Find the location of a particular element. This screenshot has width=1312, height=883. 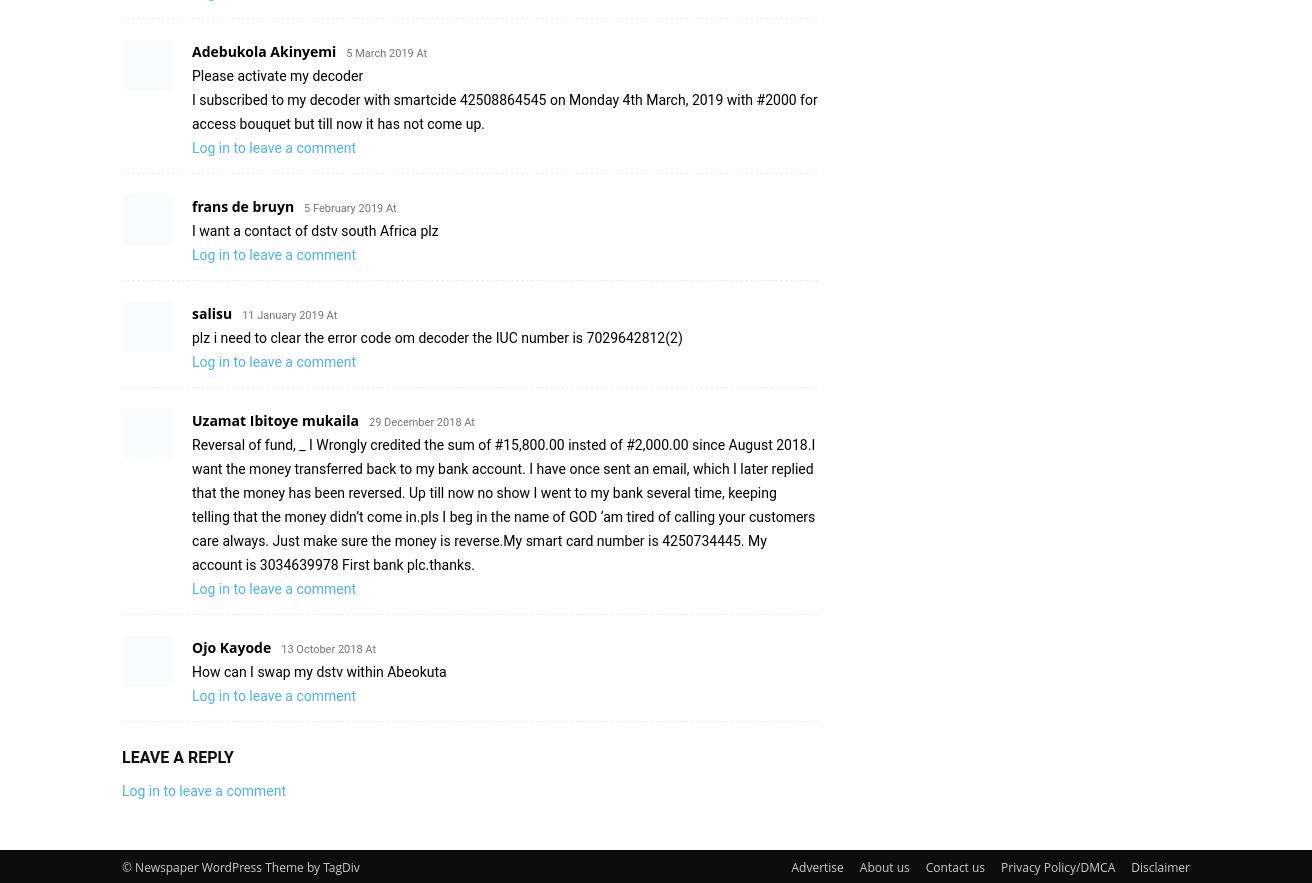

'I want a contact of dstv south Africa plz' is located at coordinates (314, 230).